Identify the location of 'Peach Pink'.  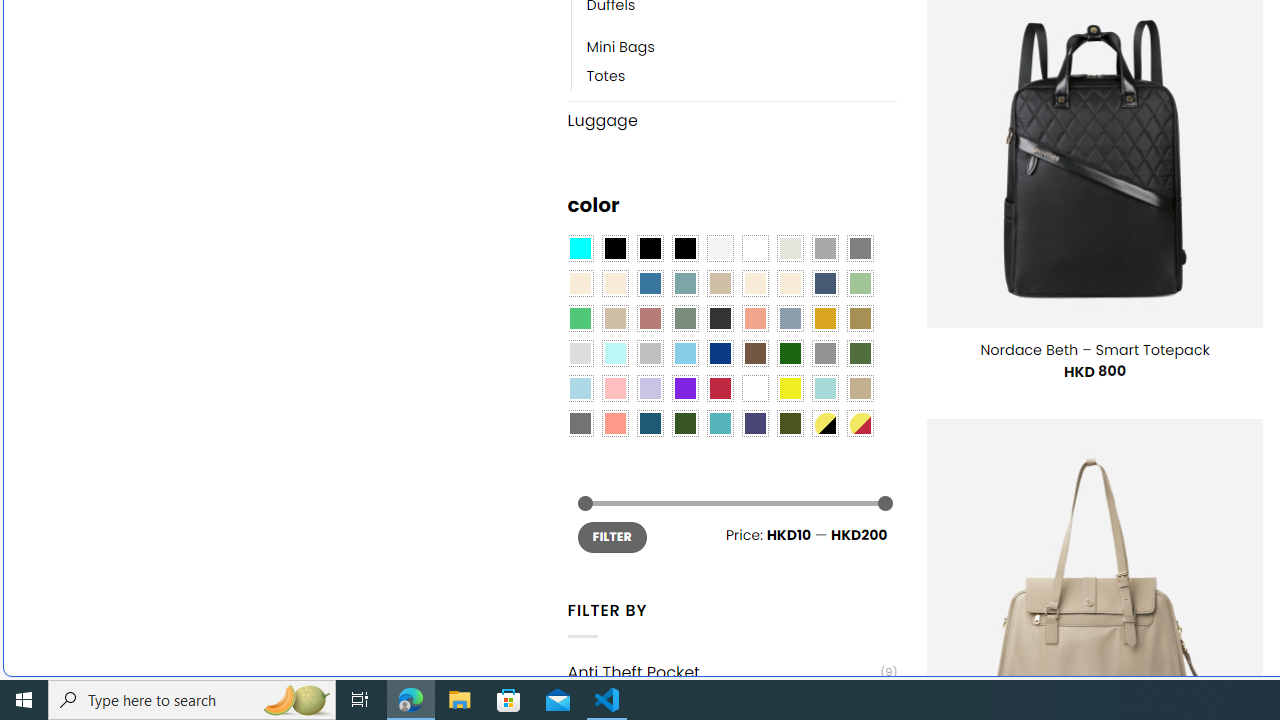
(614, 423).